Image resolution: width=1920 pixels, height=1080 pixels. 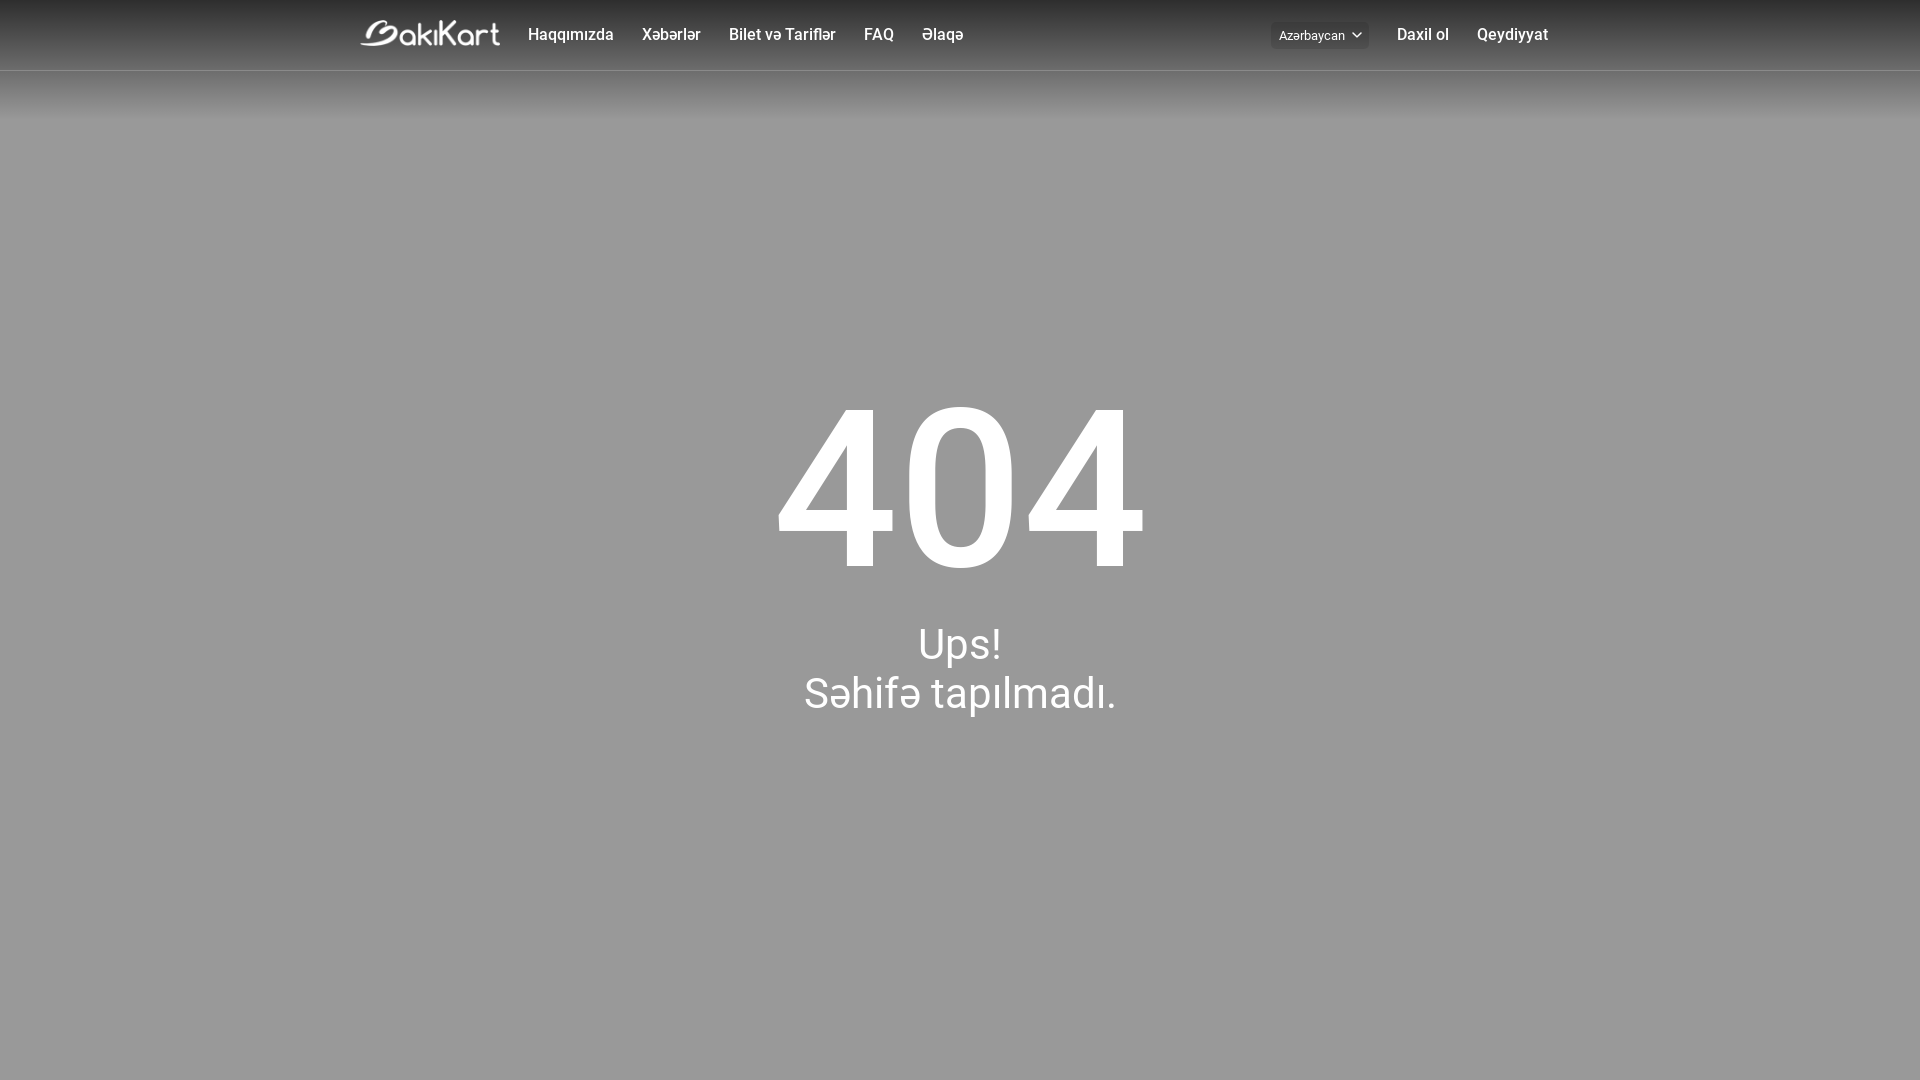 What do you see at coordinates (878, 34) in the screenshot?
I see `'FAQ'` at bounding box center [878, 34].